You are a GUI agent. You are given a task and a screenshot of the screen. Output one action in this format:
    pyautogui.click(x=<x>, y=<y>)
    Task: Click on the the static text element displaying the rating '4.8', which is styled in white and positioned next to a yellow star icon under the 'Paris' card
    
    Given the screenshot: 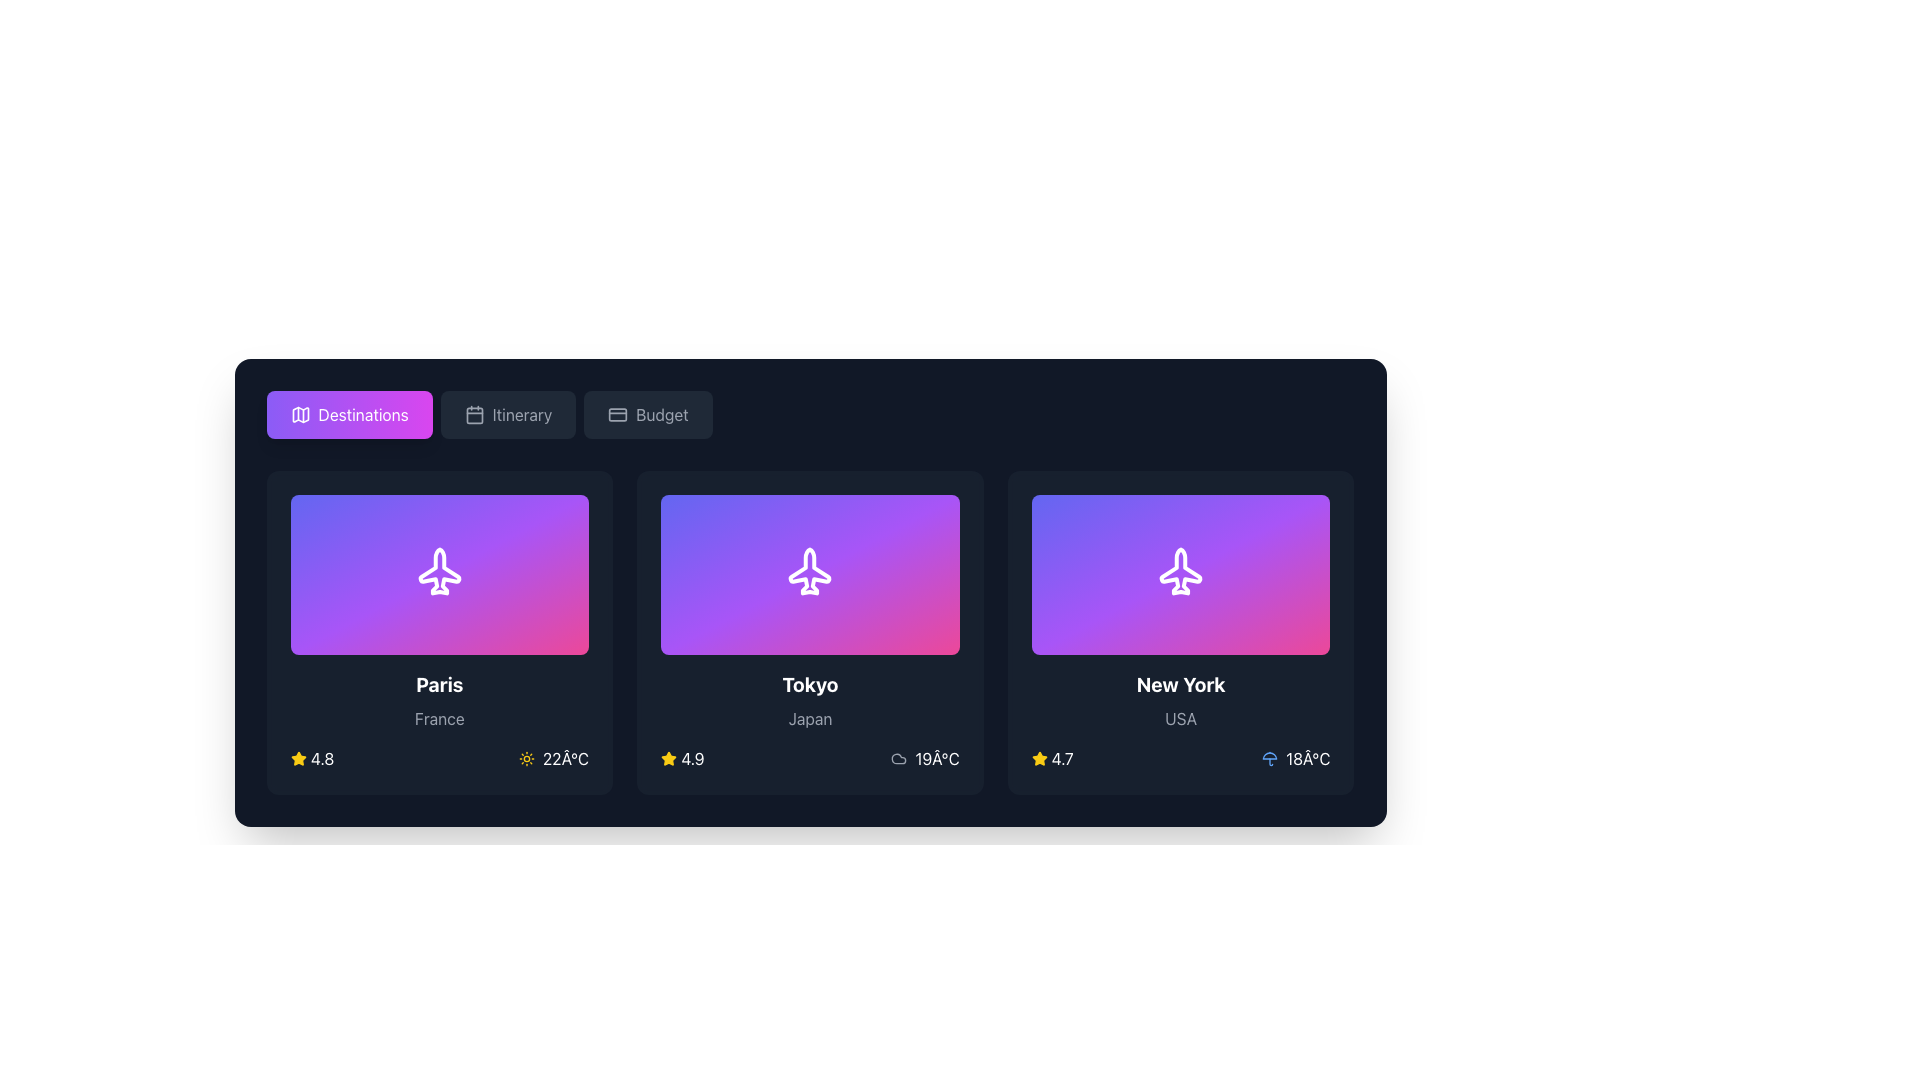 What is the action you would take?
    pyautogui.click(x=322, y=759)
    